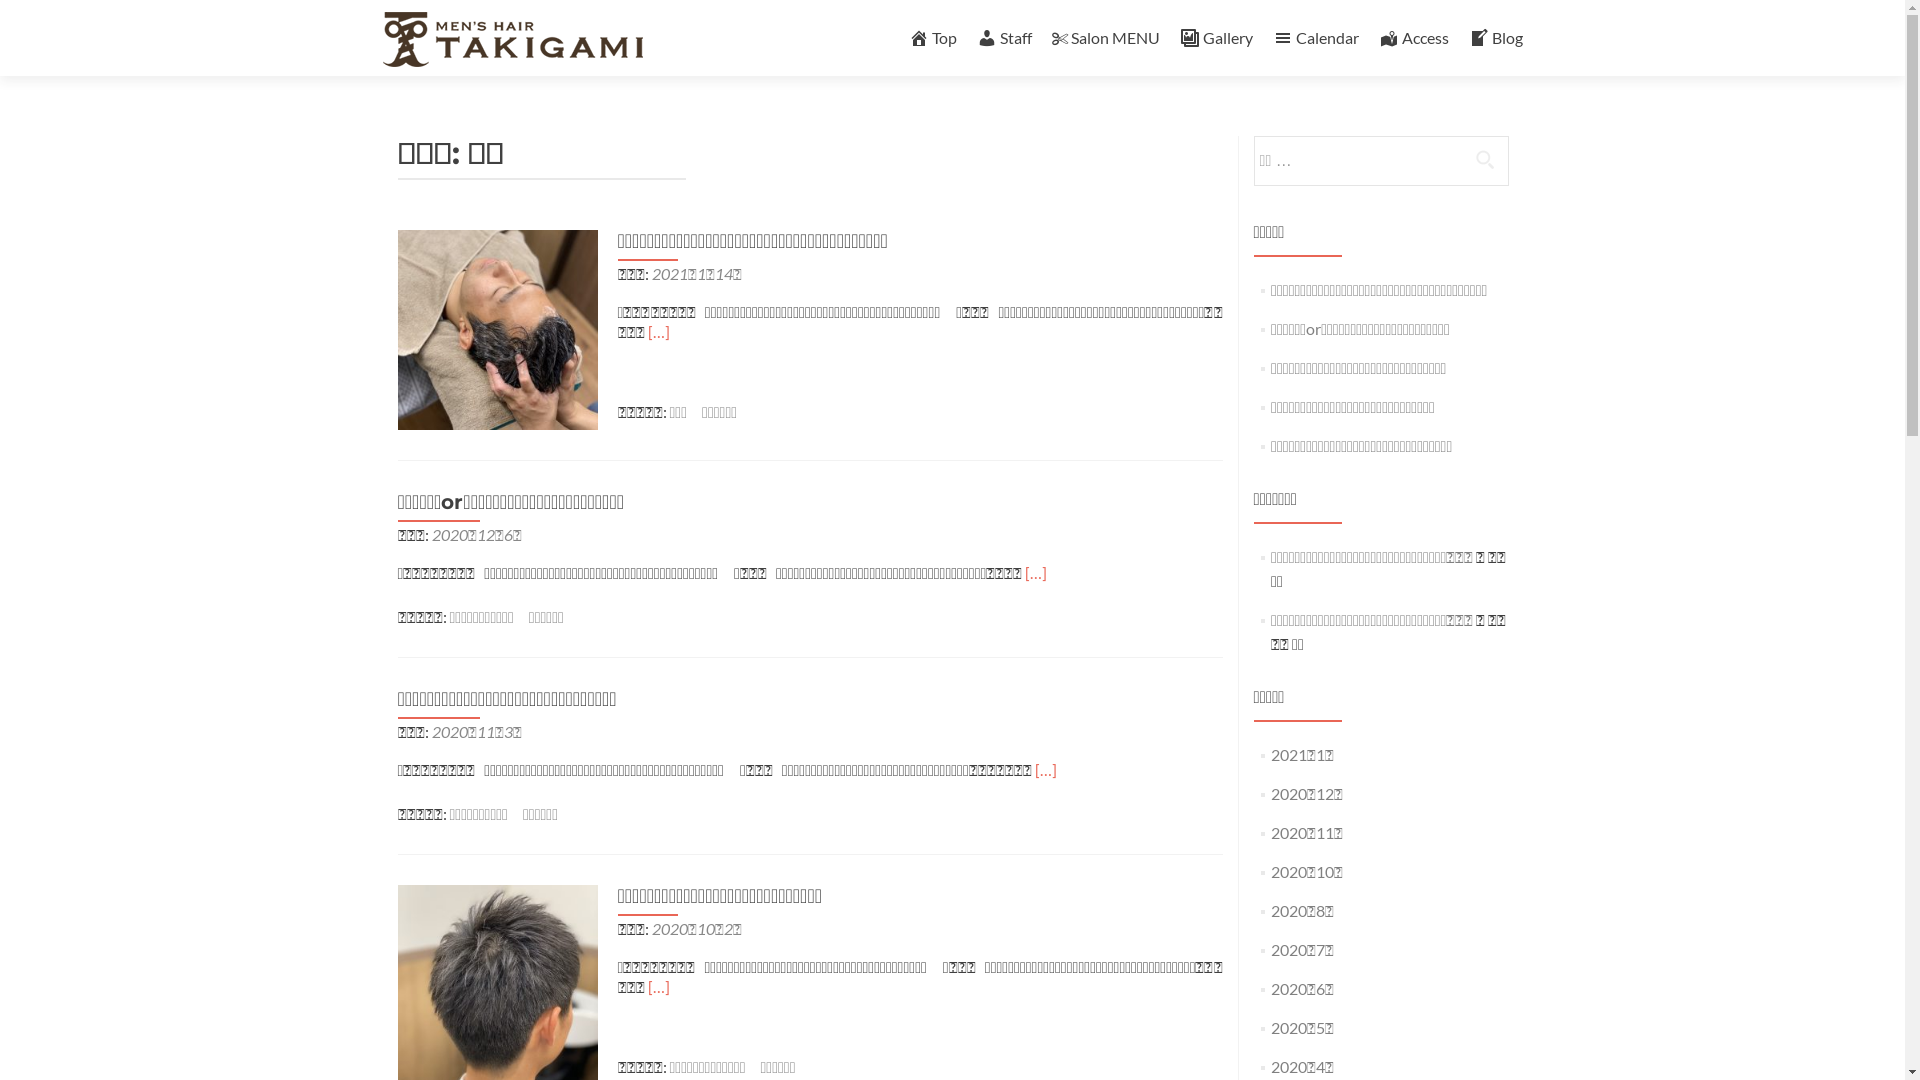 The height and width of the screenshot is (1080, 1920). Describe the element at coordinates (1003, 37) in the screenshot. I see `'Staff'` at that location.